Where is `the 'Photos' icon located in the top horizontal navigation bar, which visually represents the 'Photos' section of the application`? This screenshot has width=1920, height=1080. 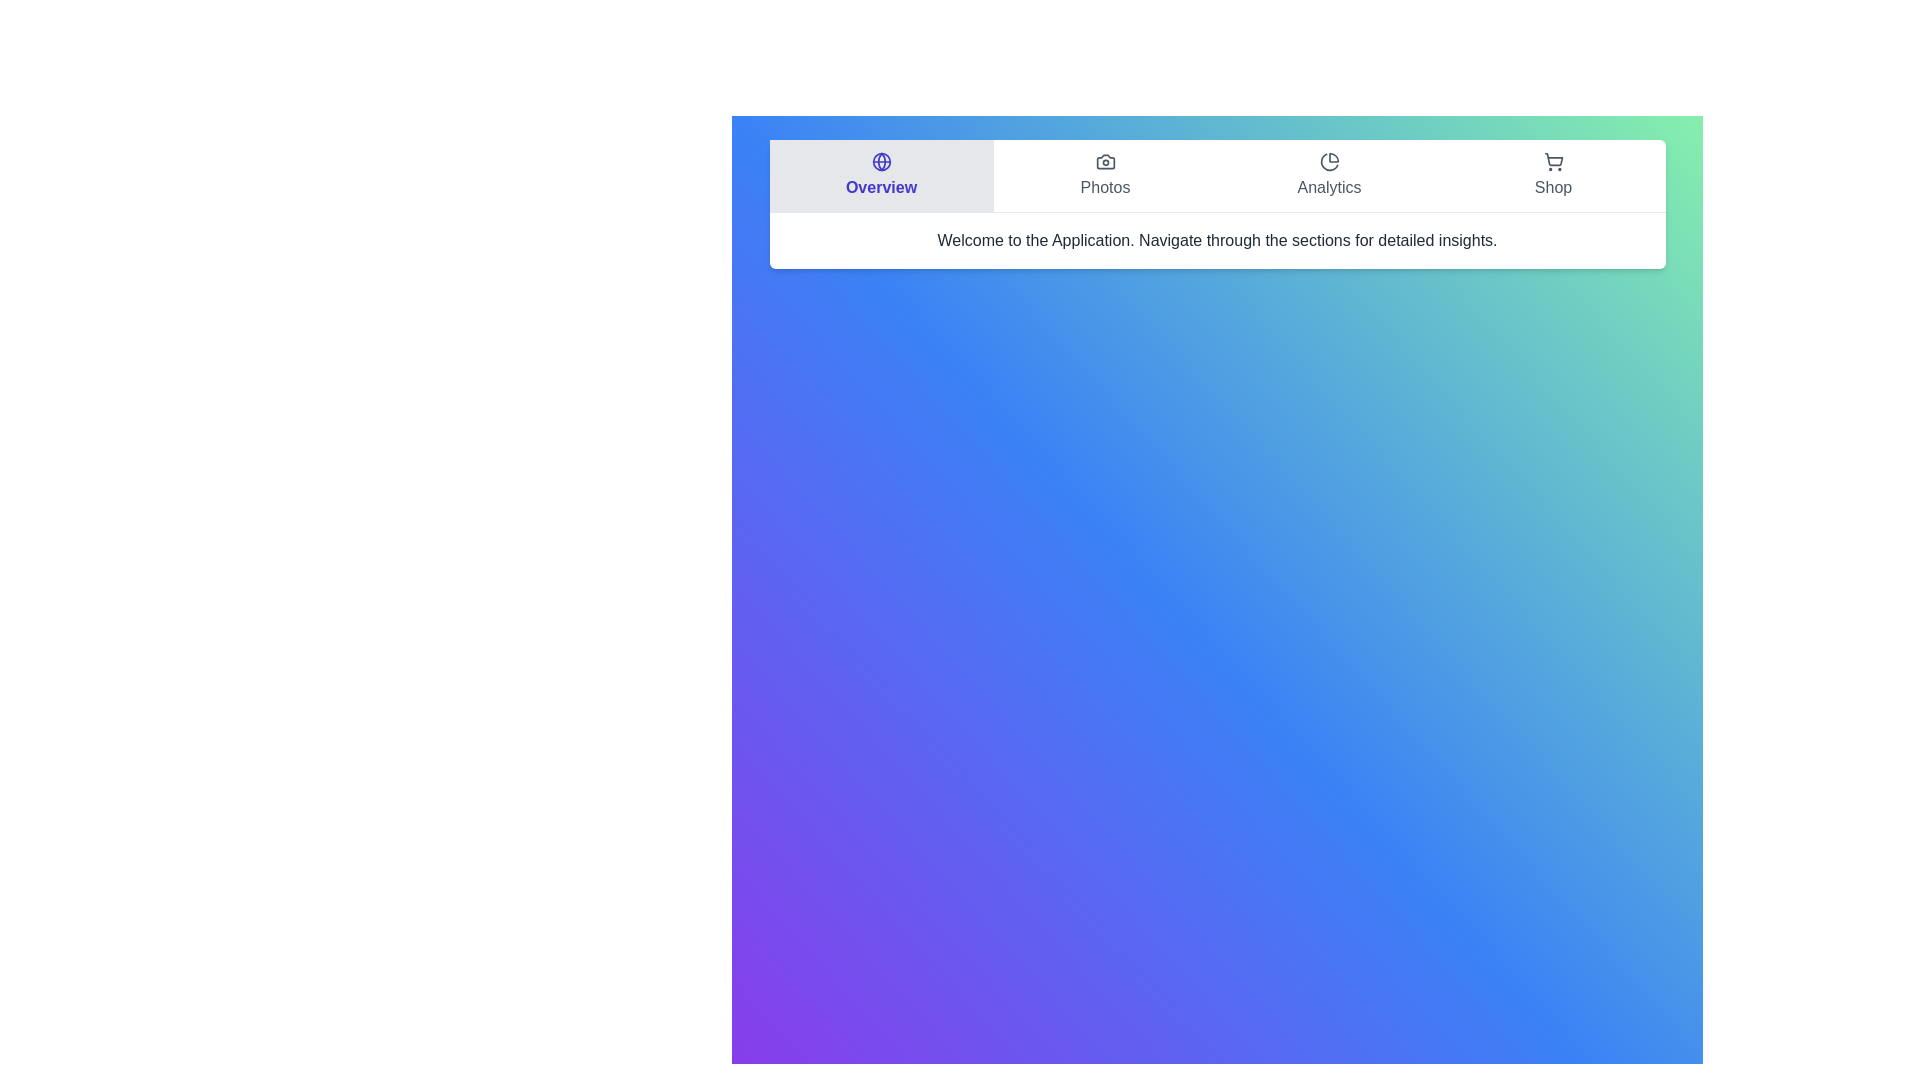 the 'Photos' icon located in the top horizontal navigation bar, which visually represents the 'Photos' section of the application is located at coordinates (1104, 161).